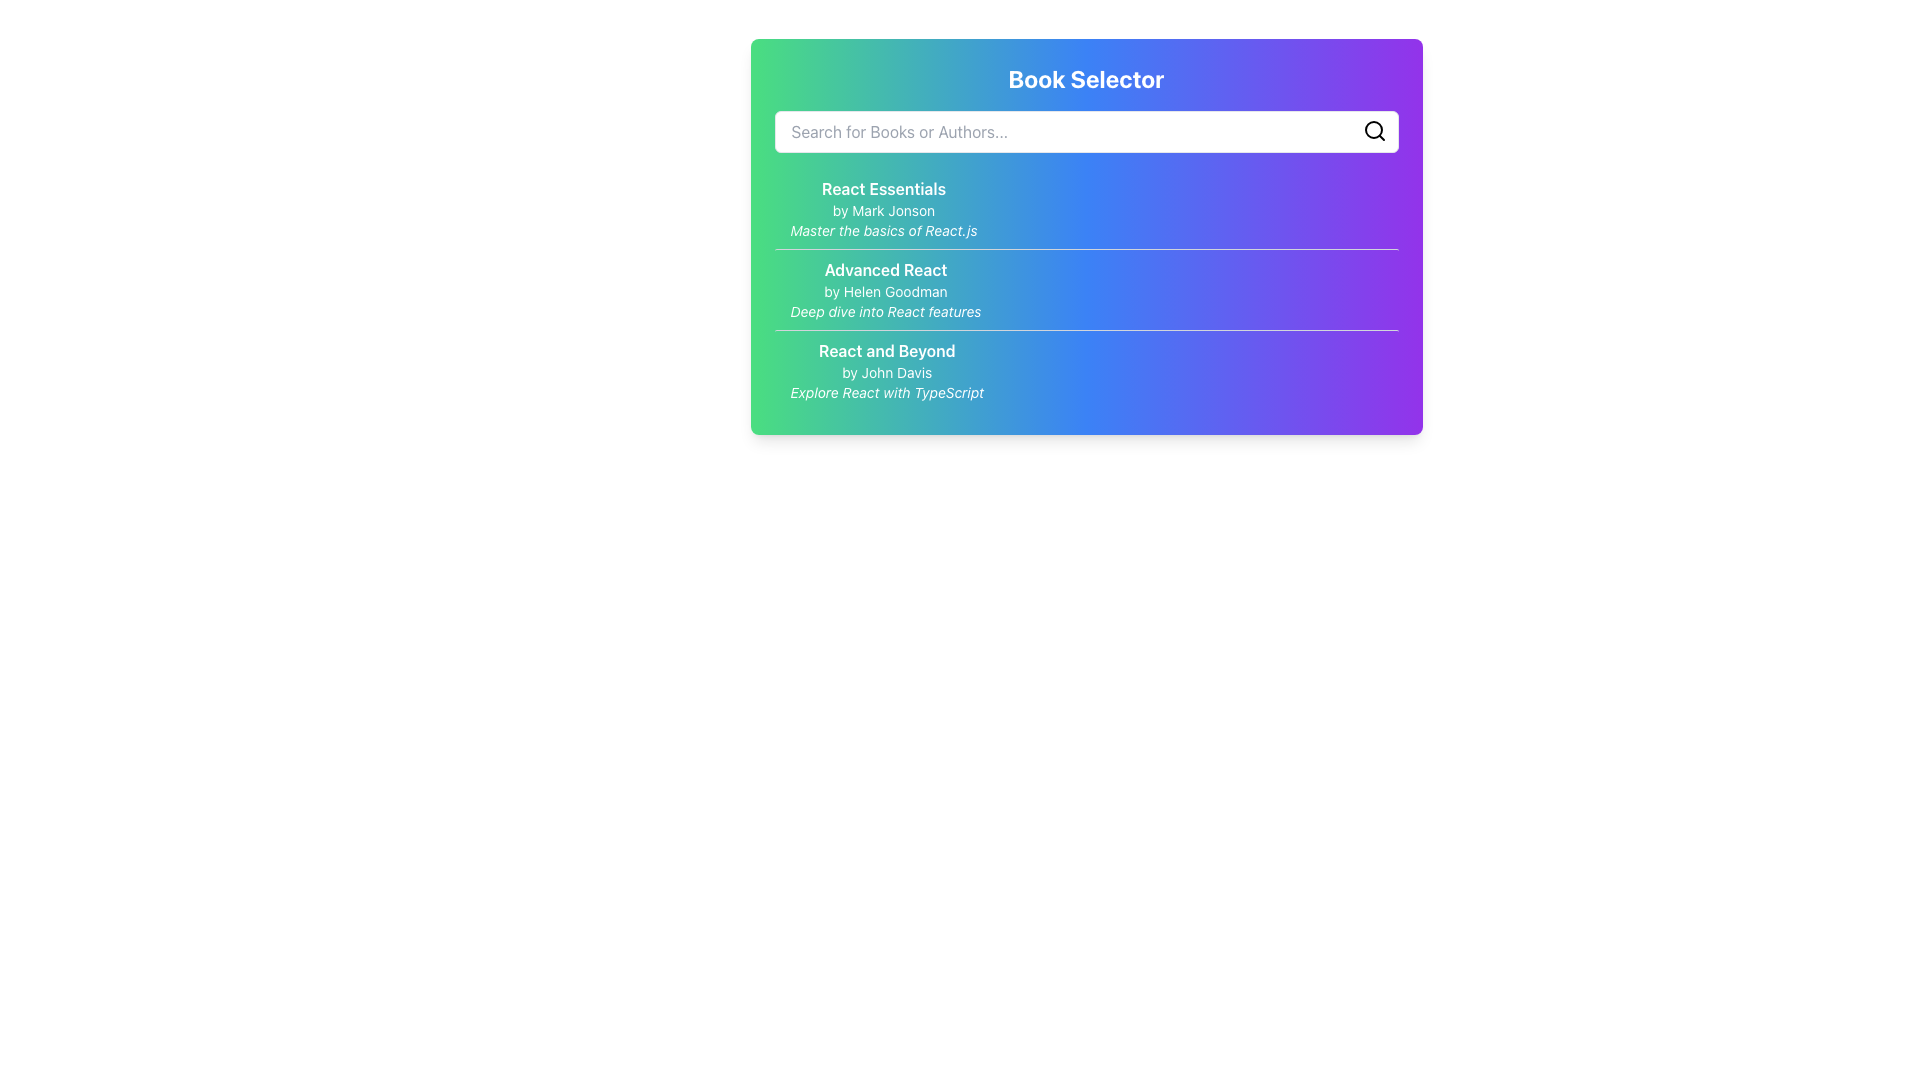 The image size is (1920, 1080). I want to click on the SVG circle element that is part of the magnifying glass icon in the top-right corner of the interface, so click(1372, 130).